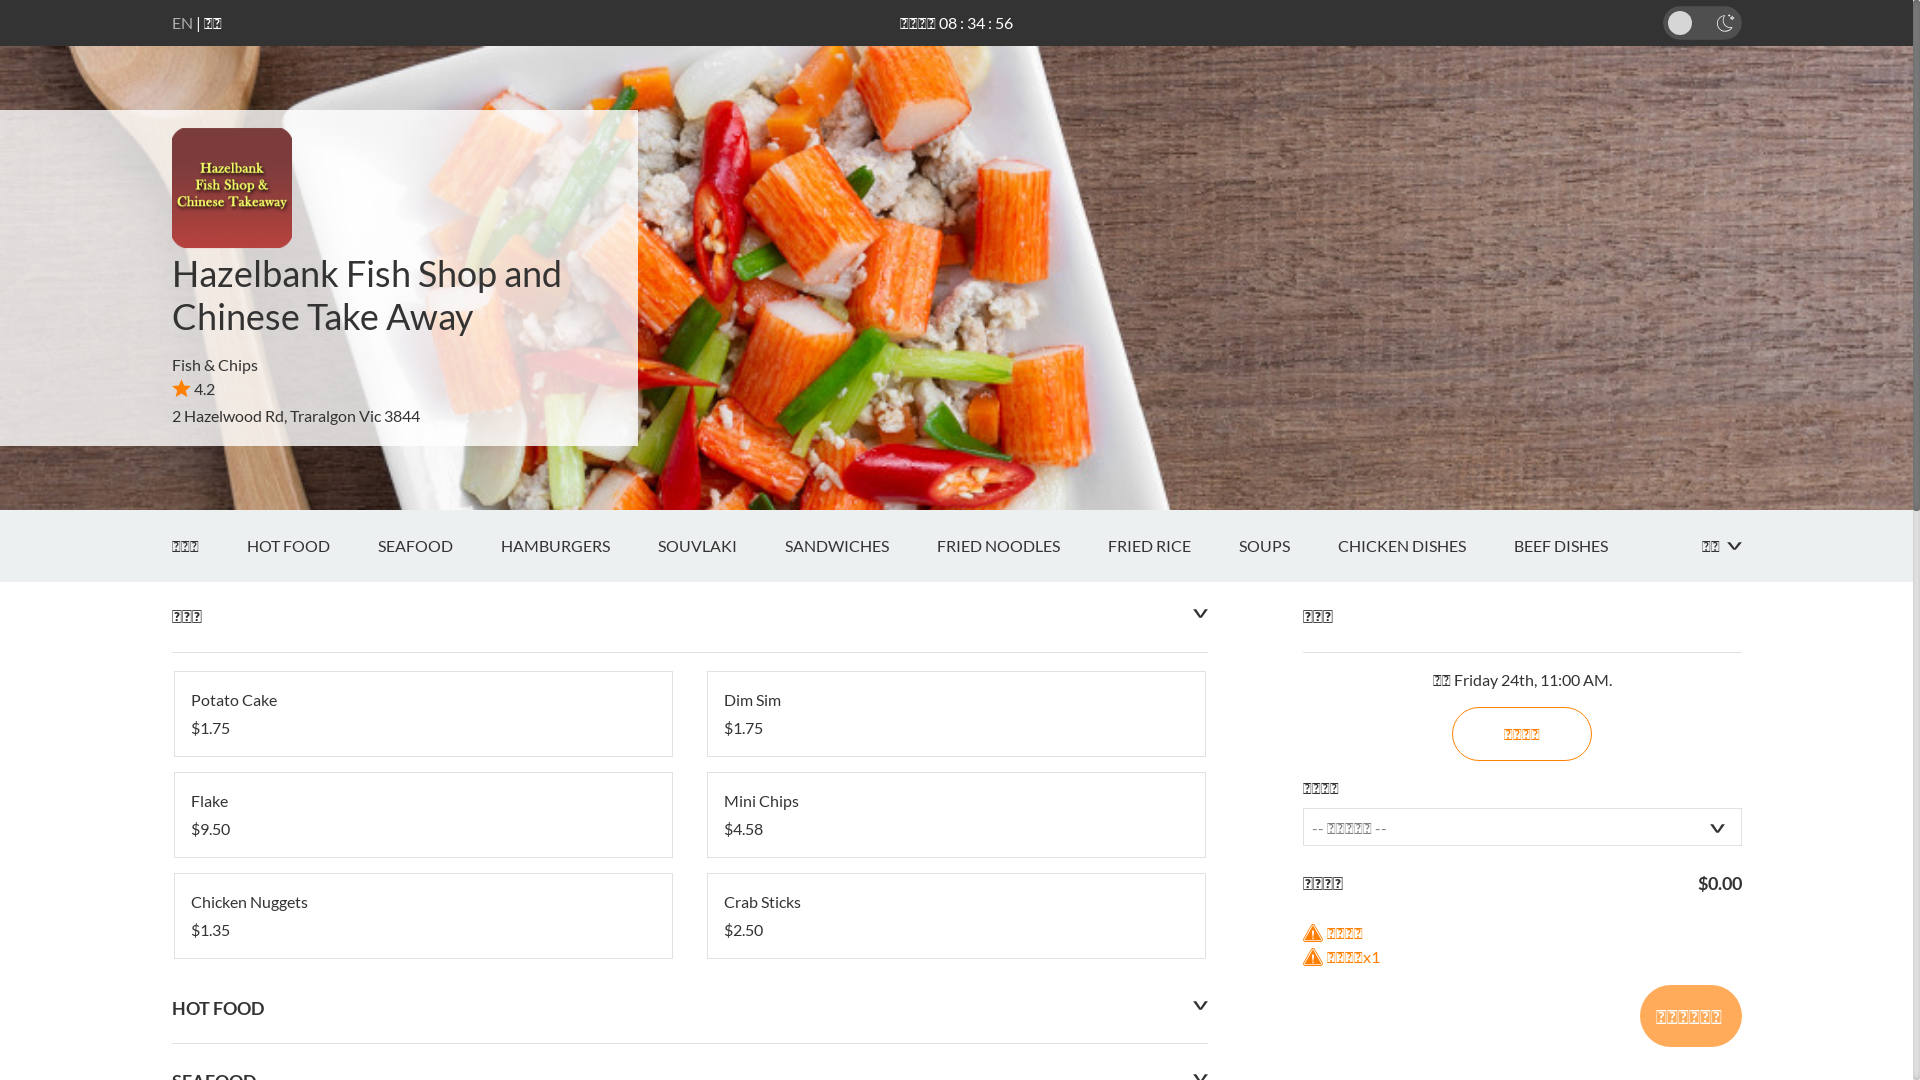 The width and height of the screenshot is (1920, 1080). Describe the element at coordinates (955, 814) in the screenshot. I see `'Mini Chips` at that location.